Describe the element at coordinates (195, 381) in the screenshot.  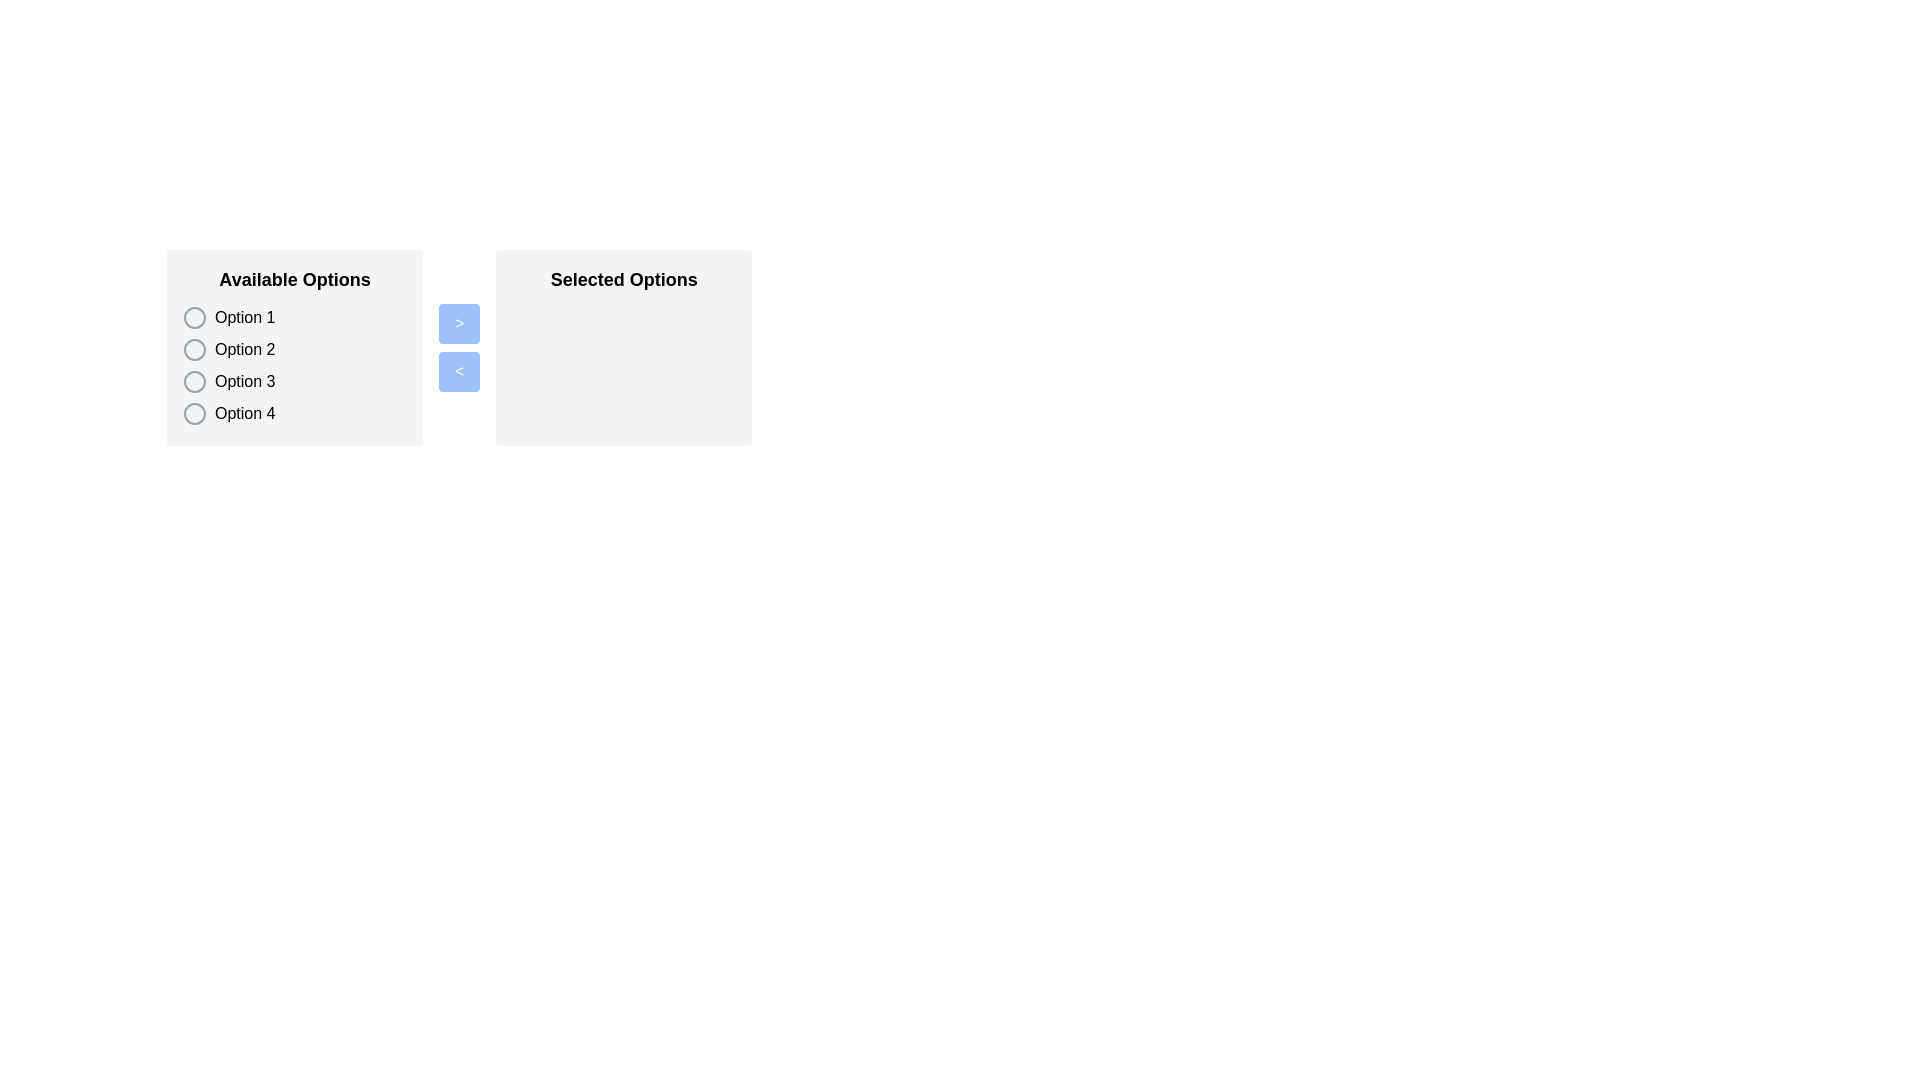
I see `the filled circle radio button indicator for Option 3 in the 'Available Options' section` at that location.